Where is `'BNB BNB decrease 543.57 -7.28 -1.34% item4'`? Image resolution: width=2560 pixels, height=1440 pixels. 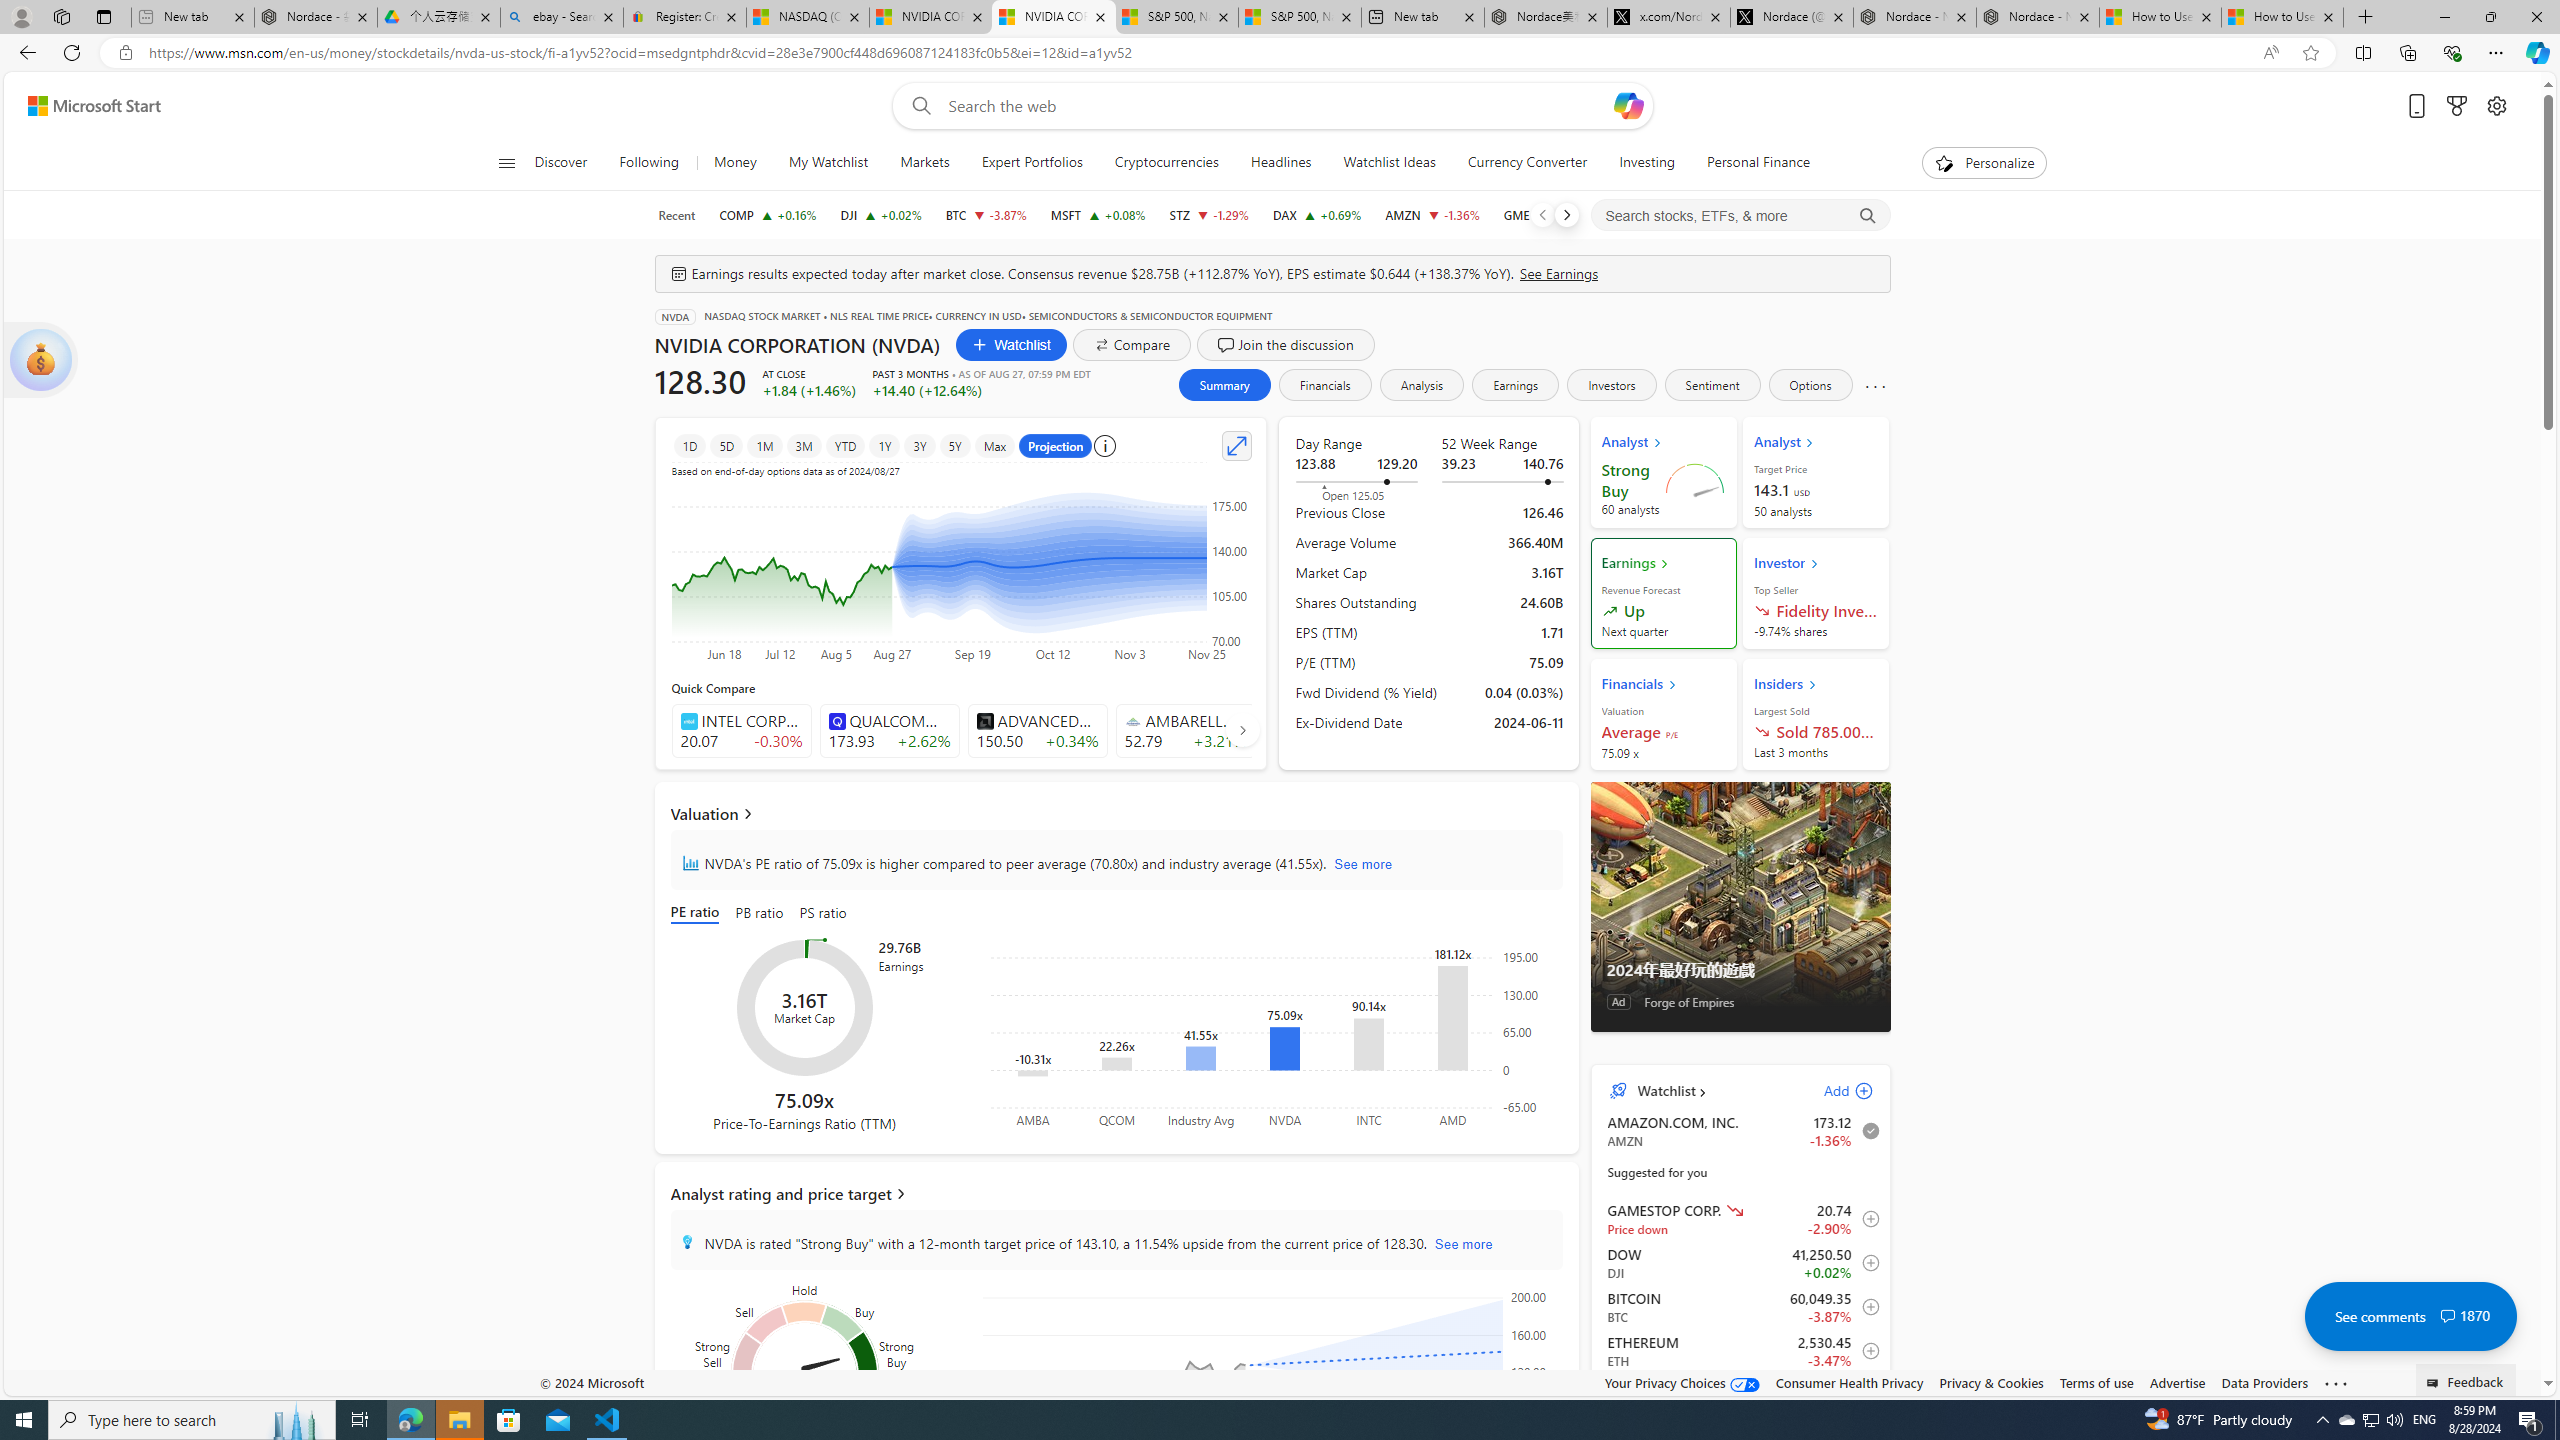
'BNB BNB decrease 543.57 -7.28 -1.34% item4' is located at coordinates (1740, 1394).